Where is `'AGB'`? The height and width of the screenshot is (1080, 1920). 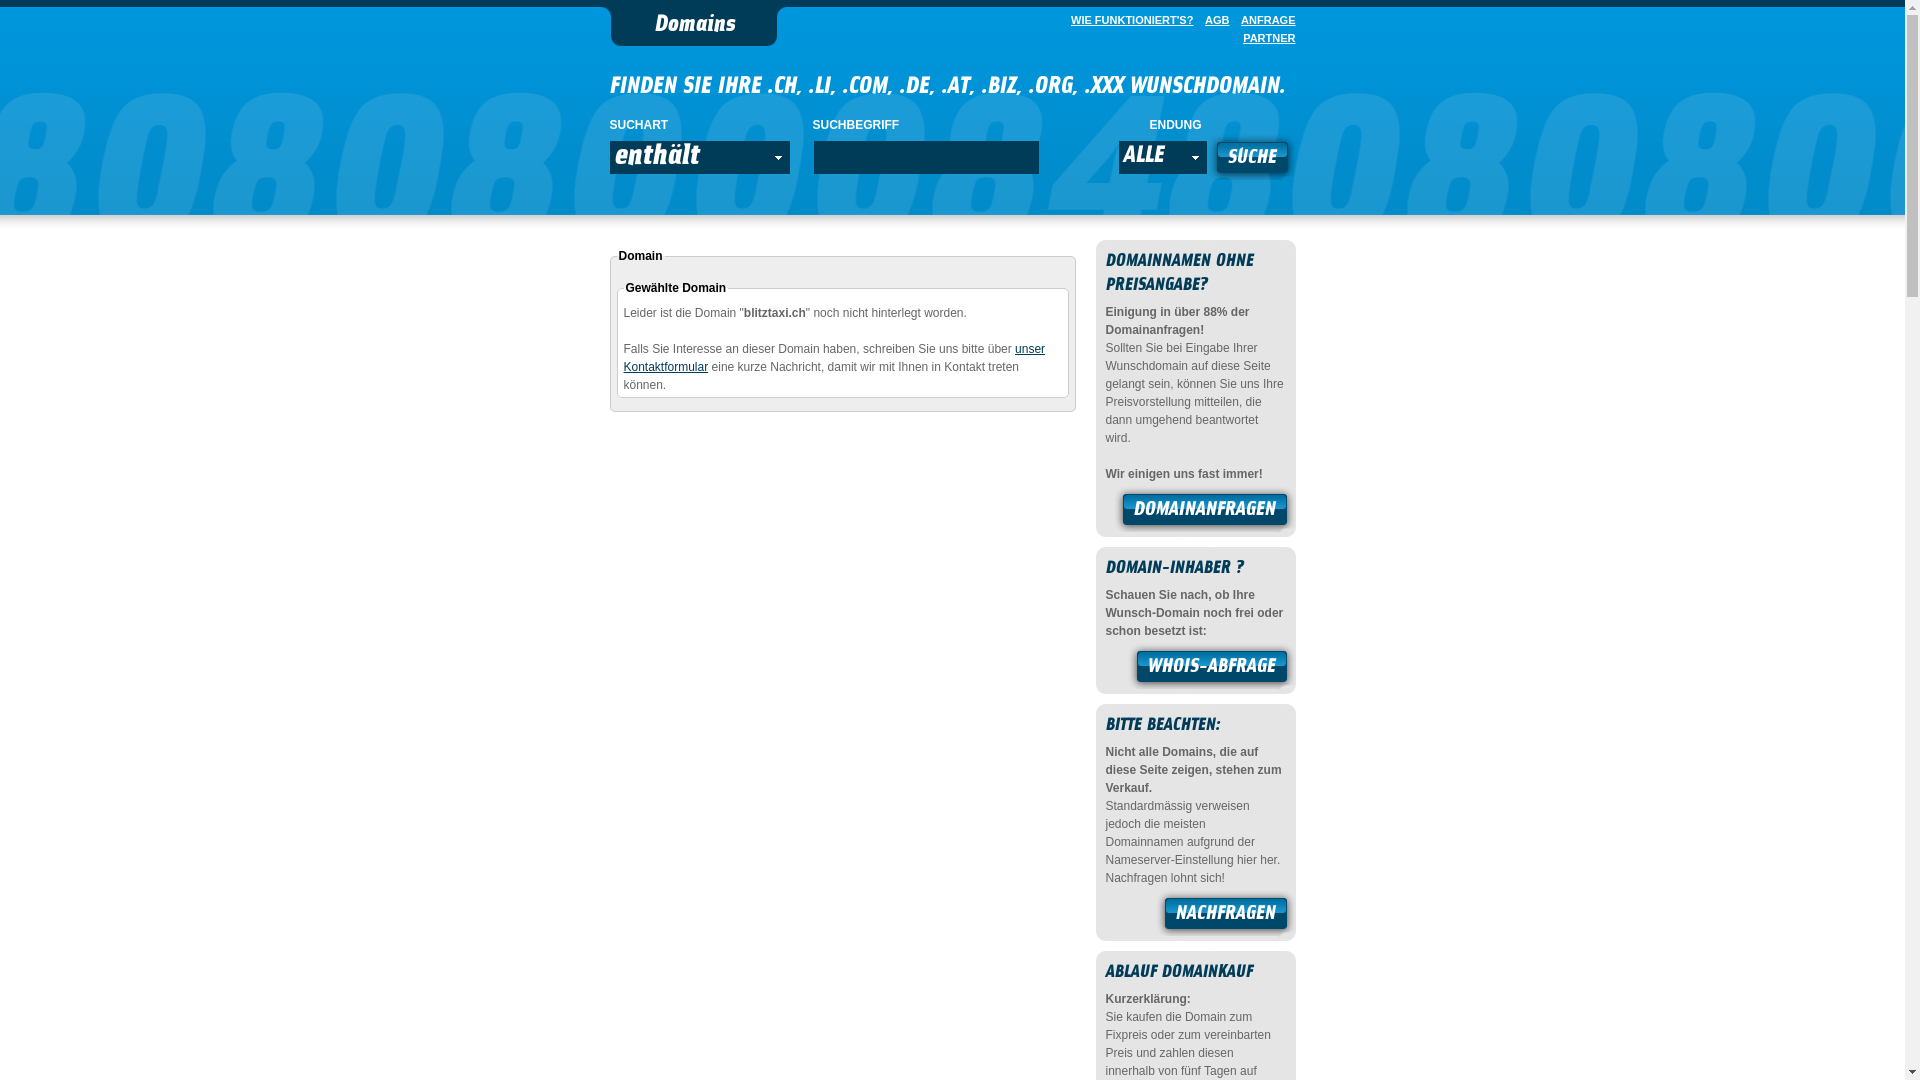
'AGB' is located at coordinates (1212, 19).